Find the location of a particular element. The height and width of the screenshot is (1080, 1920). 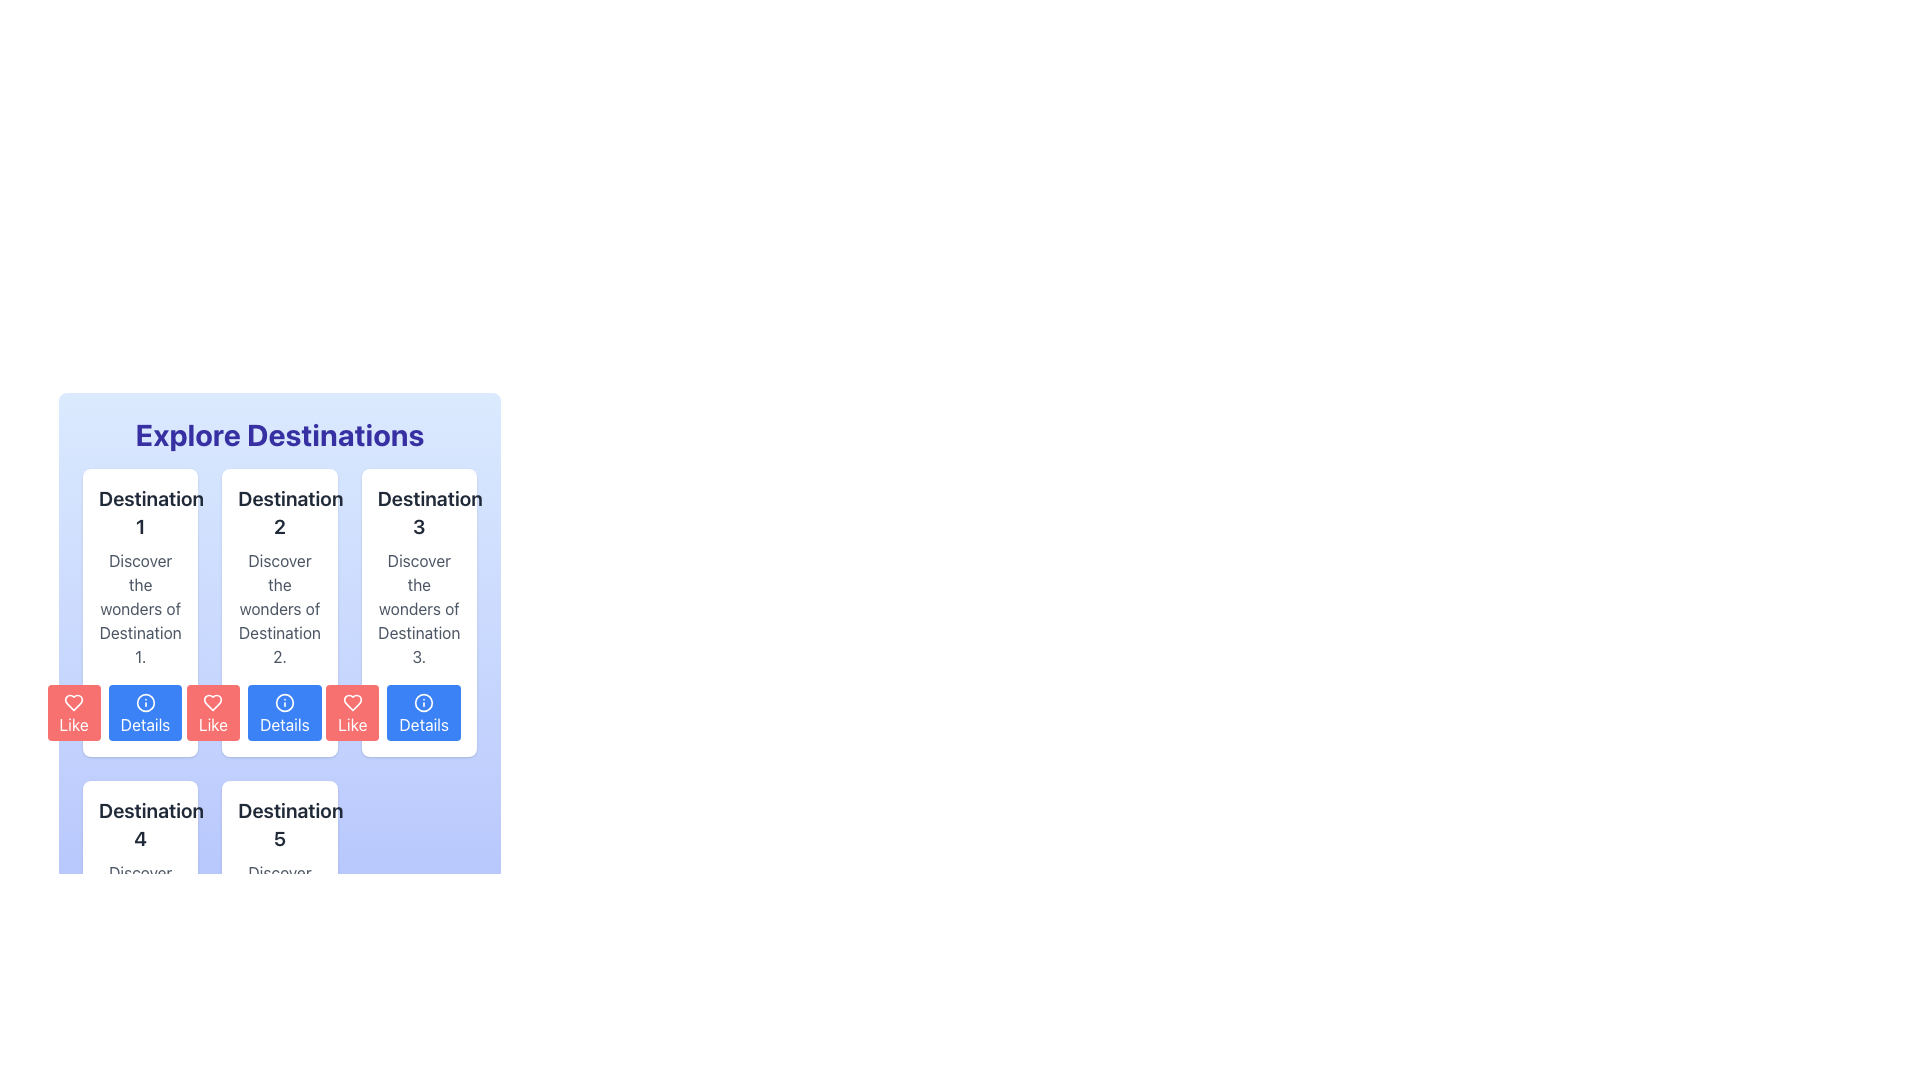

the 'like' icon located in the second 'Like' button under the card labeled 'Destination 2', which visually represents the 'like' action is located at coordinates (213, 701).